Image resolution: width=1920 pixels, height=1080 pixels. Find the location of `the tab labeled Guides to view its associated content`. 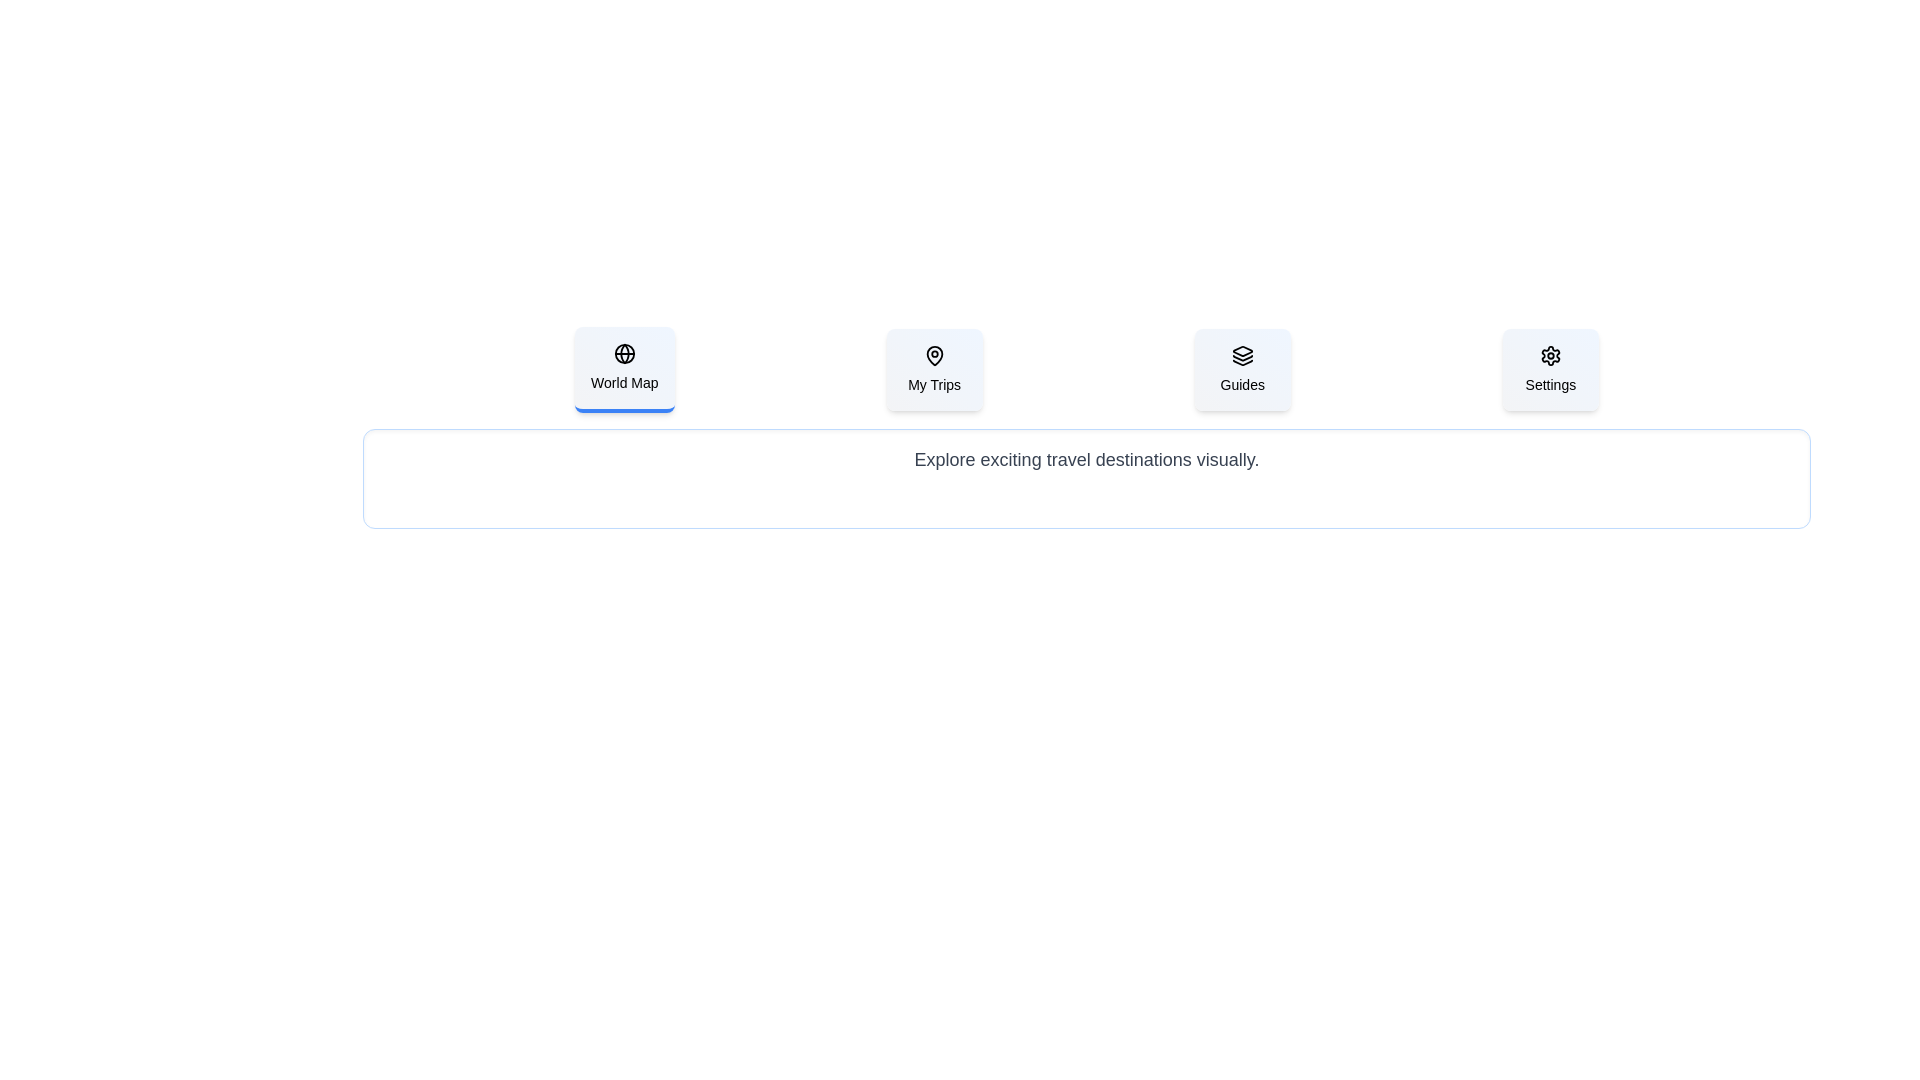

the tab labeled Guides to view its associated content is located at coordinates (1241, 370).